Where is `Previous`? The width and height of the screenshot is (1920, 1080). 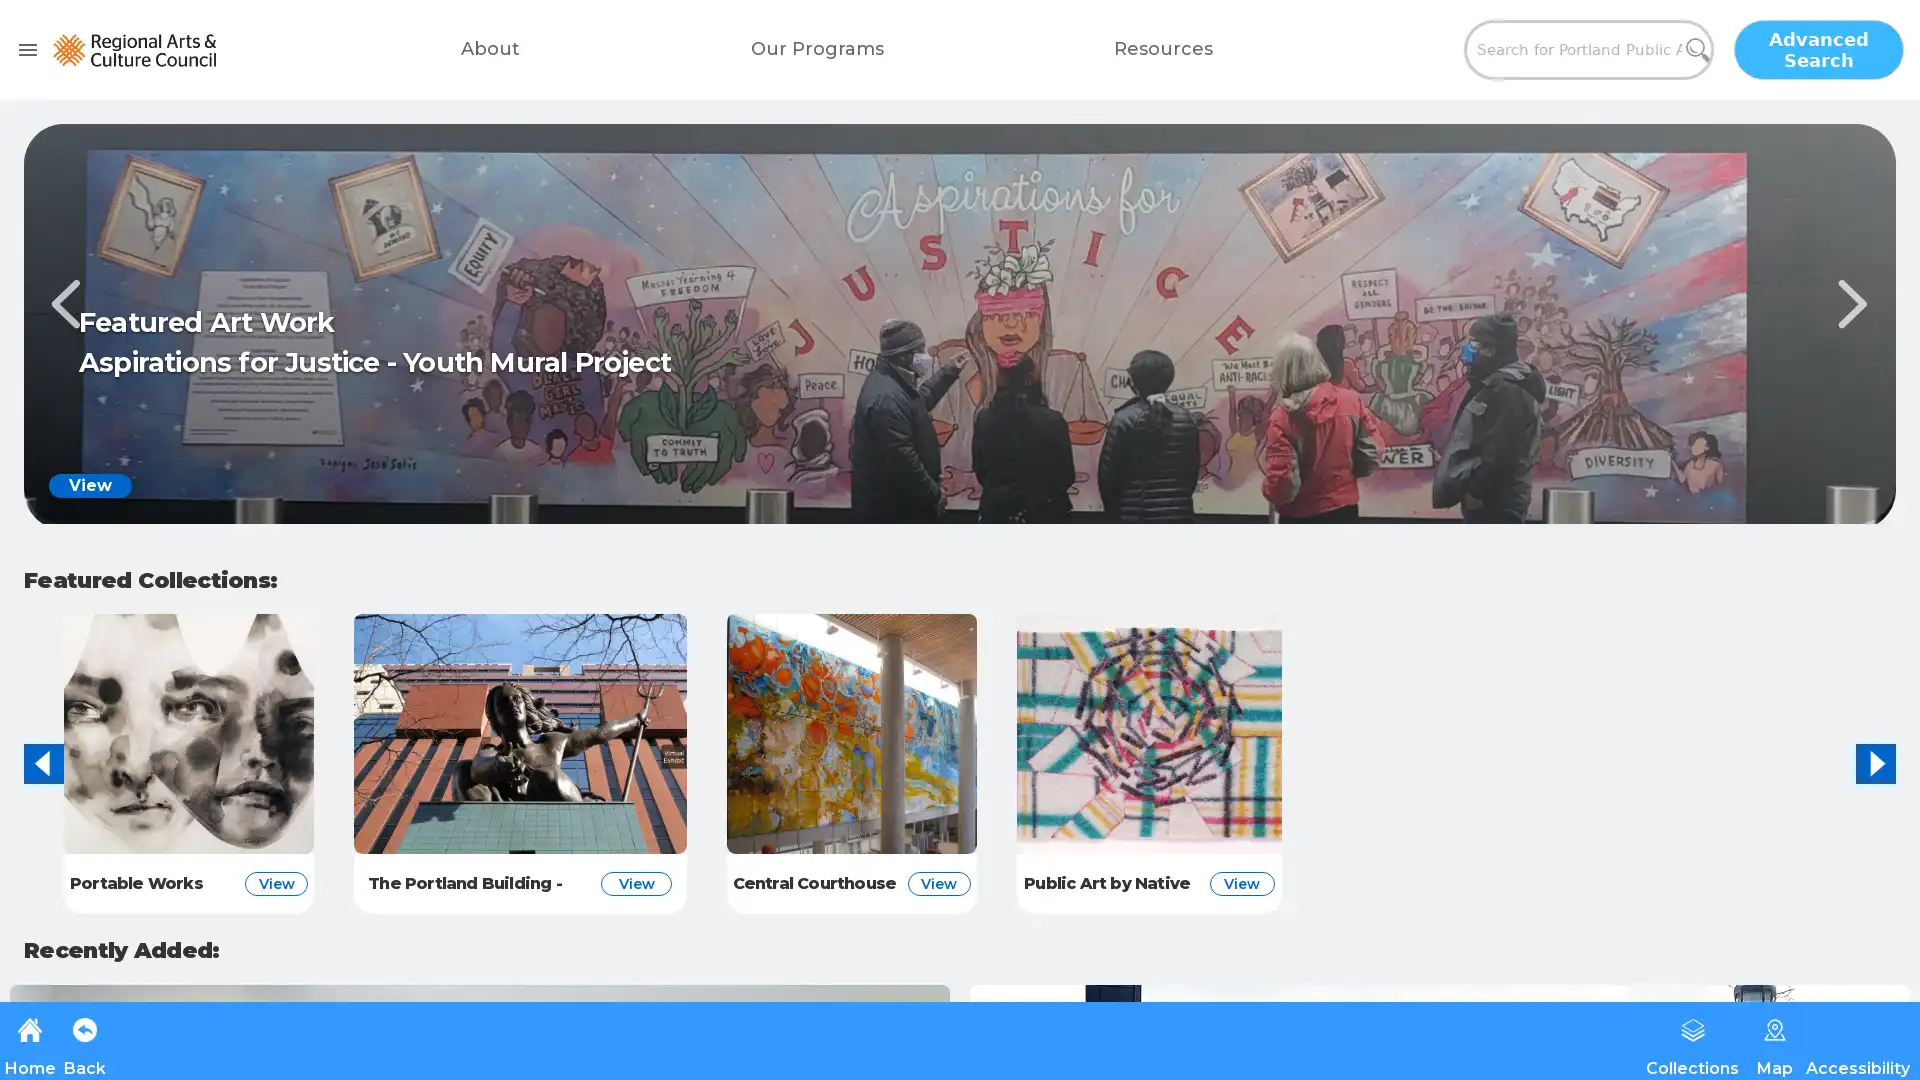 Previous is located at coordinates (304, 304).